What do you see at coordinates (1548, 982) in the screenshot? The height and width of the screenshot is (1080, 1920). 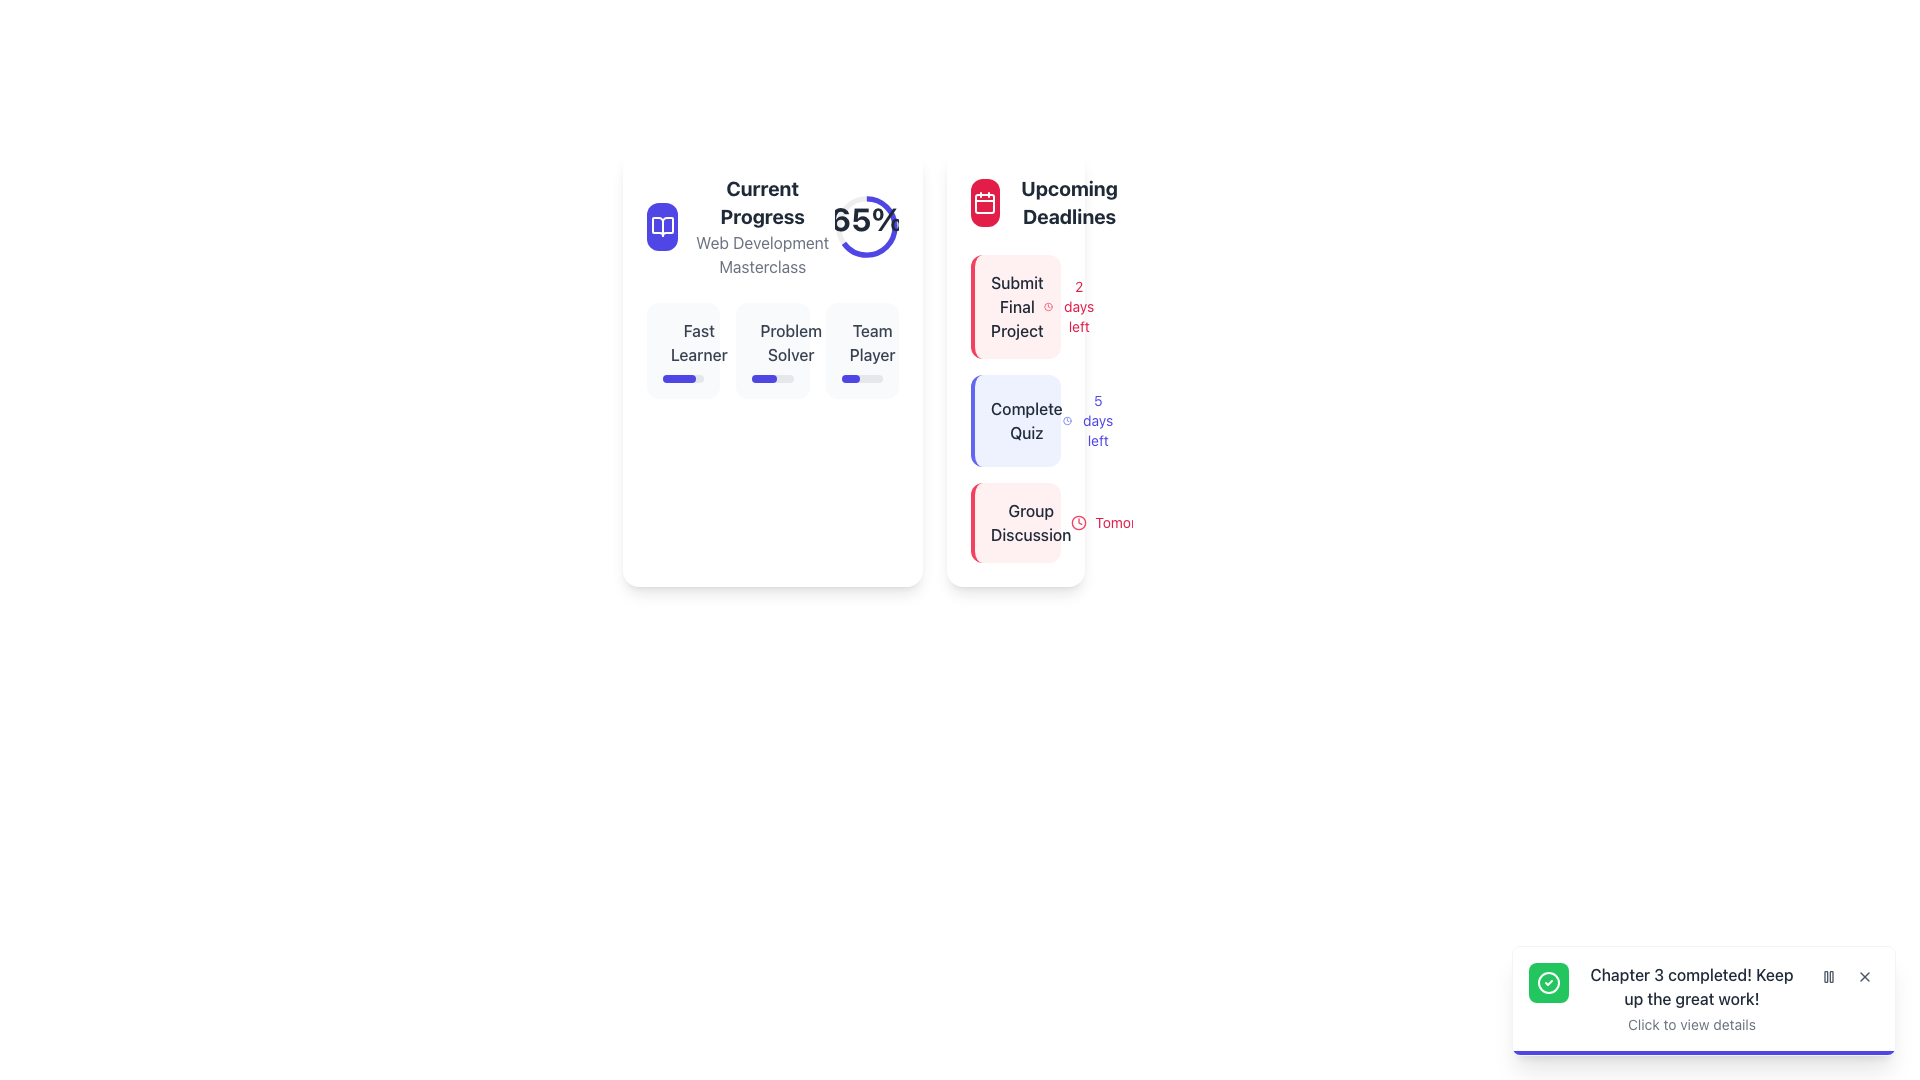 I see `the circular icon with a green background and white checkmark` at bounding box center [1548, 982].